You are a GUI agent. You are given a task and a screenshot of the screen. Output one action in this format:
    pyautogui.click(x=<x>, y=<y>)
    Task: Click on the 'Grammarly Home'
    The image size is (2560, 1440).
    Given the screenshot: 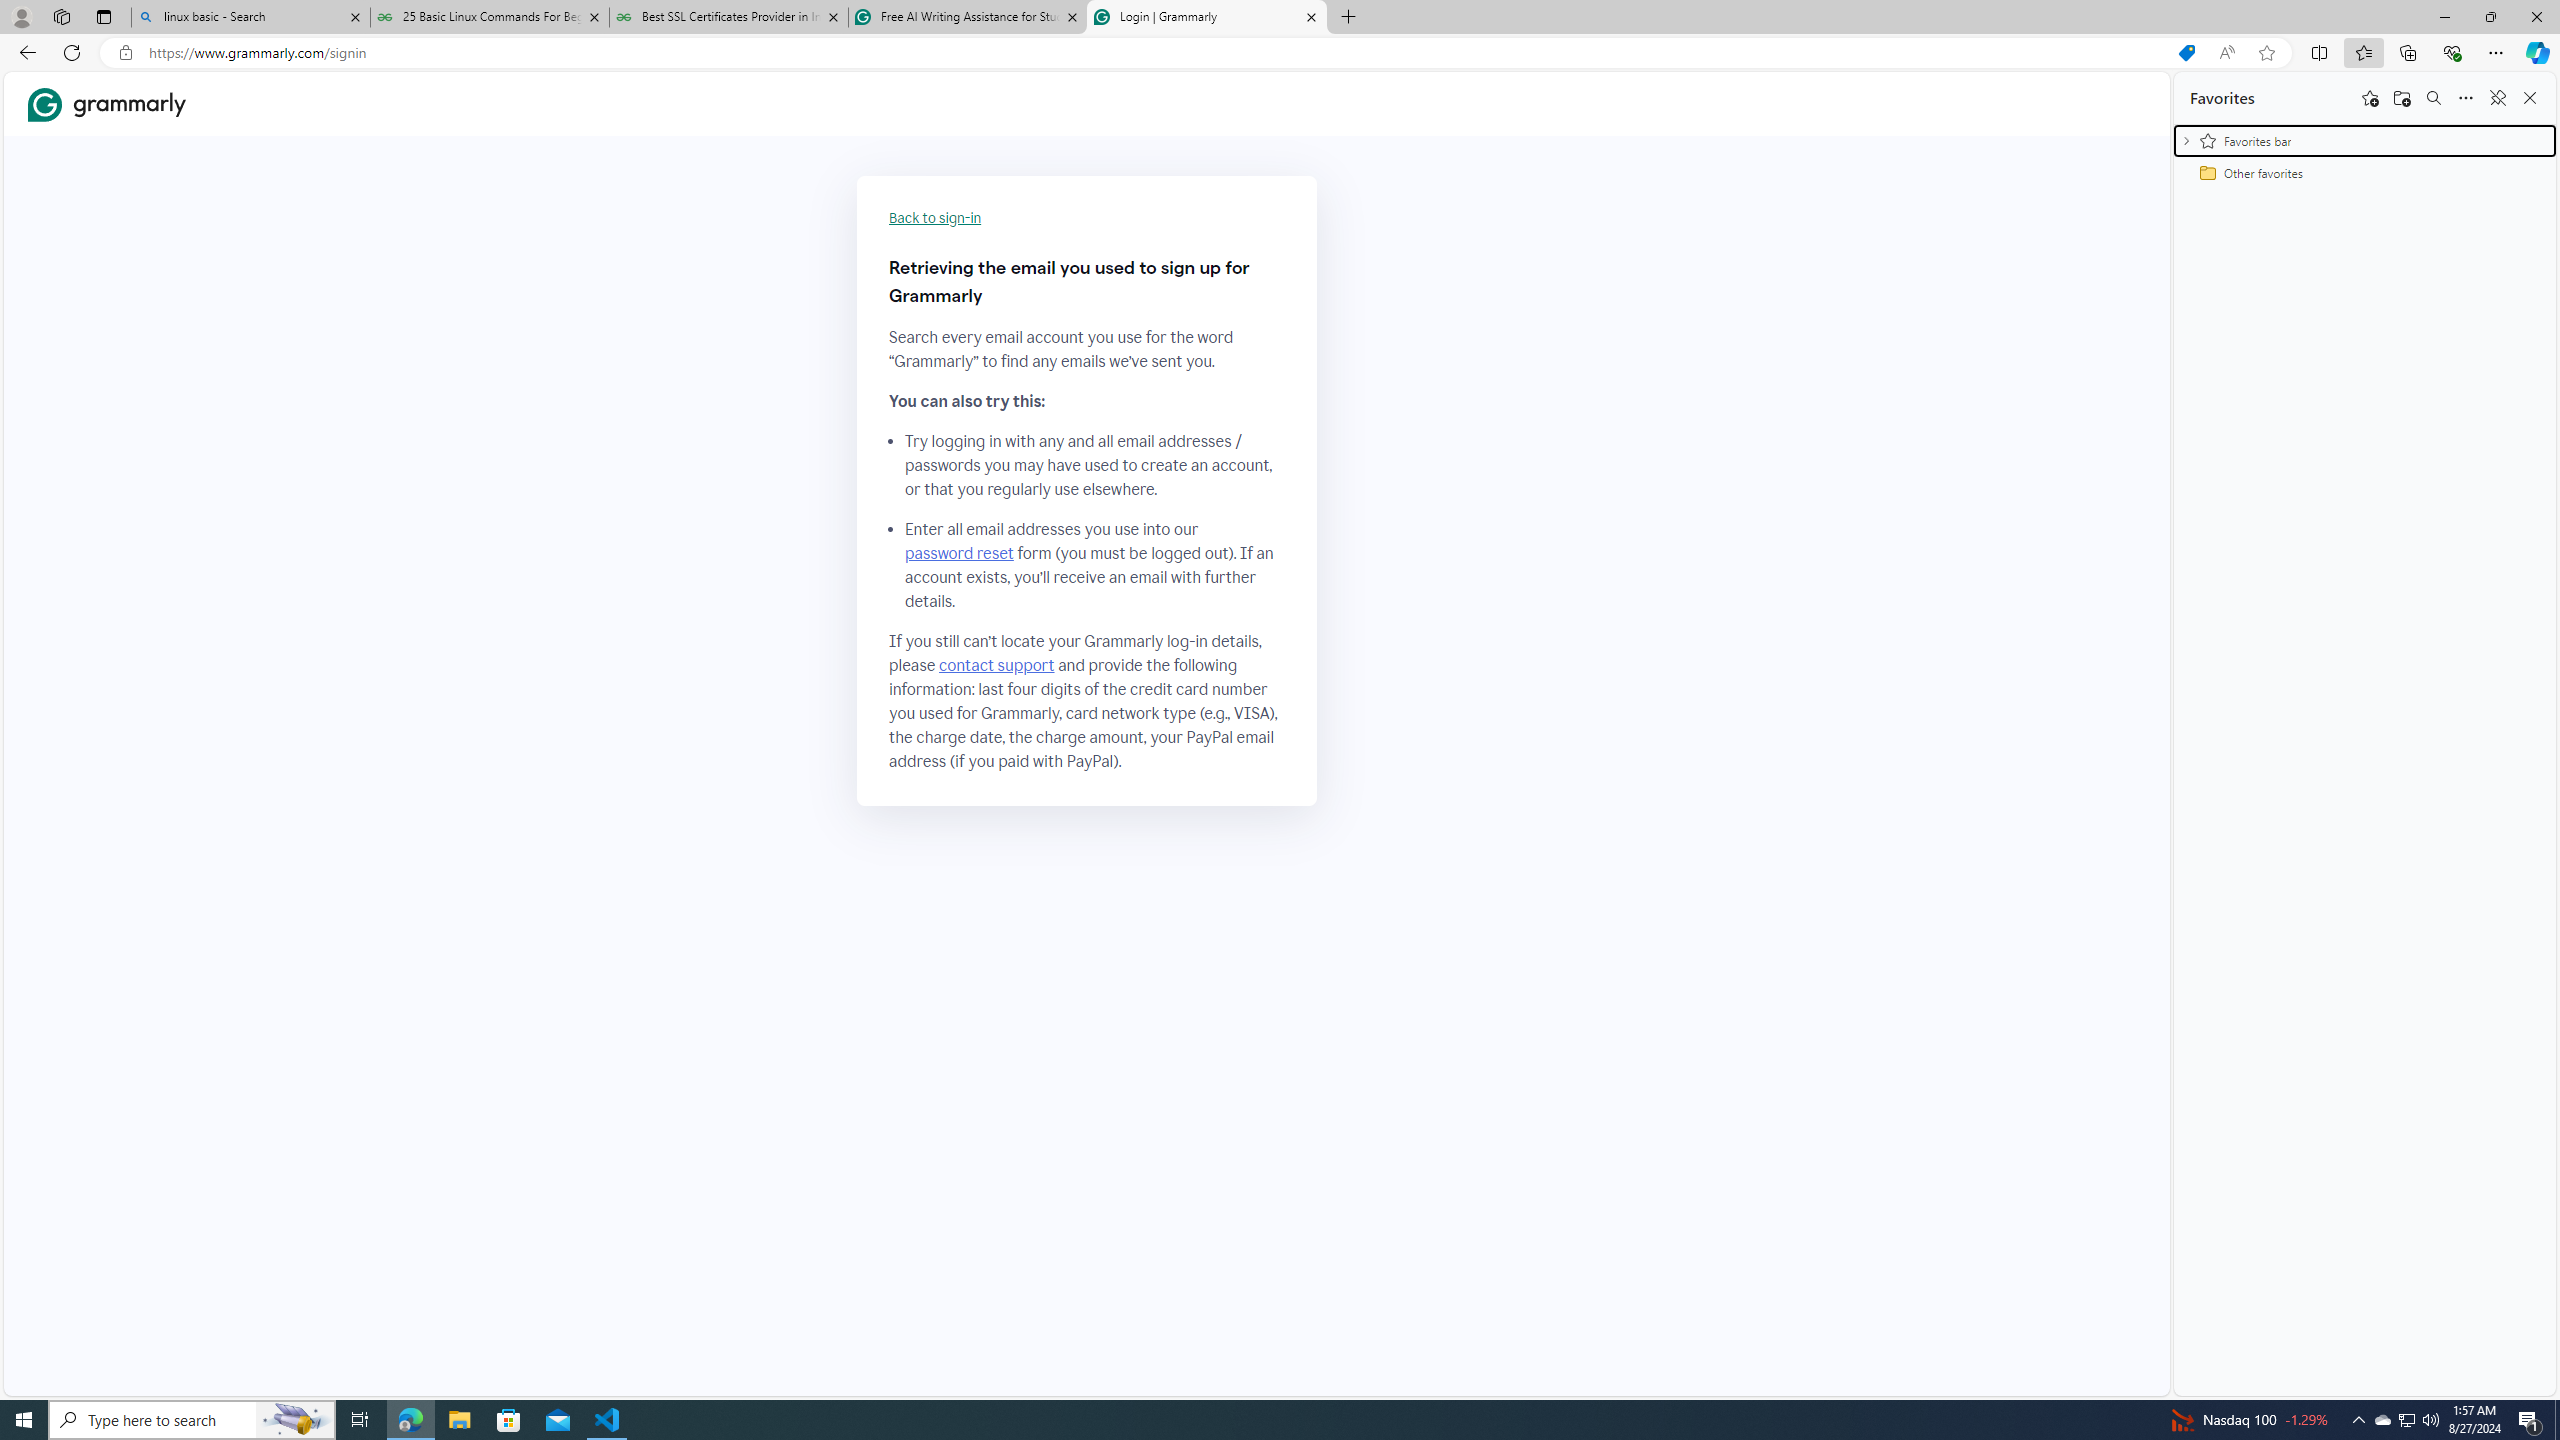 What is the action you would take?
    pyautogui.click(x=106, y=103)
    